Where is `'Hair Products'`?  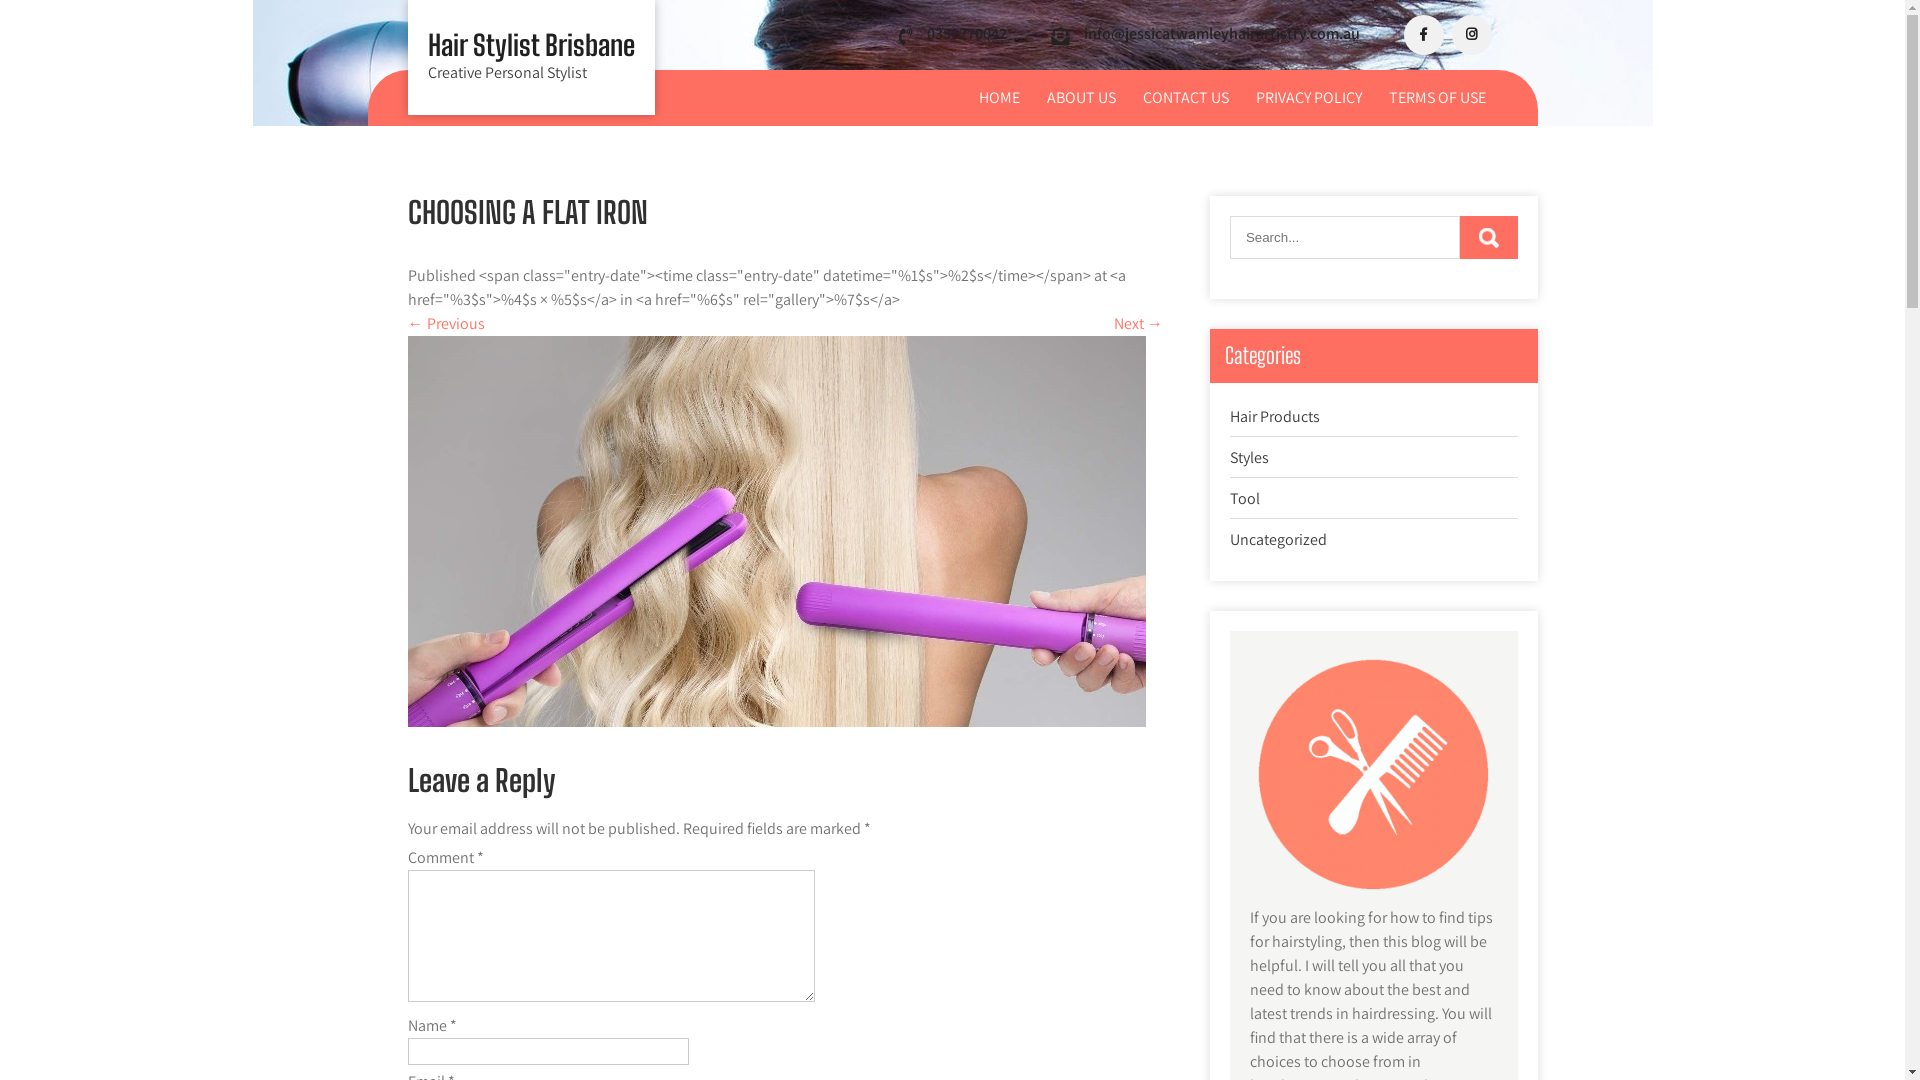
'Hair Products' is located at coordinates (1274, 415).